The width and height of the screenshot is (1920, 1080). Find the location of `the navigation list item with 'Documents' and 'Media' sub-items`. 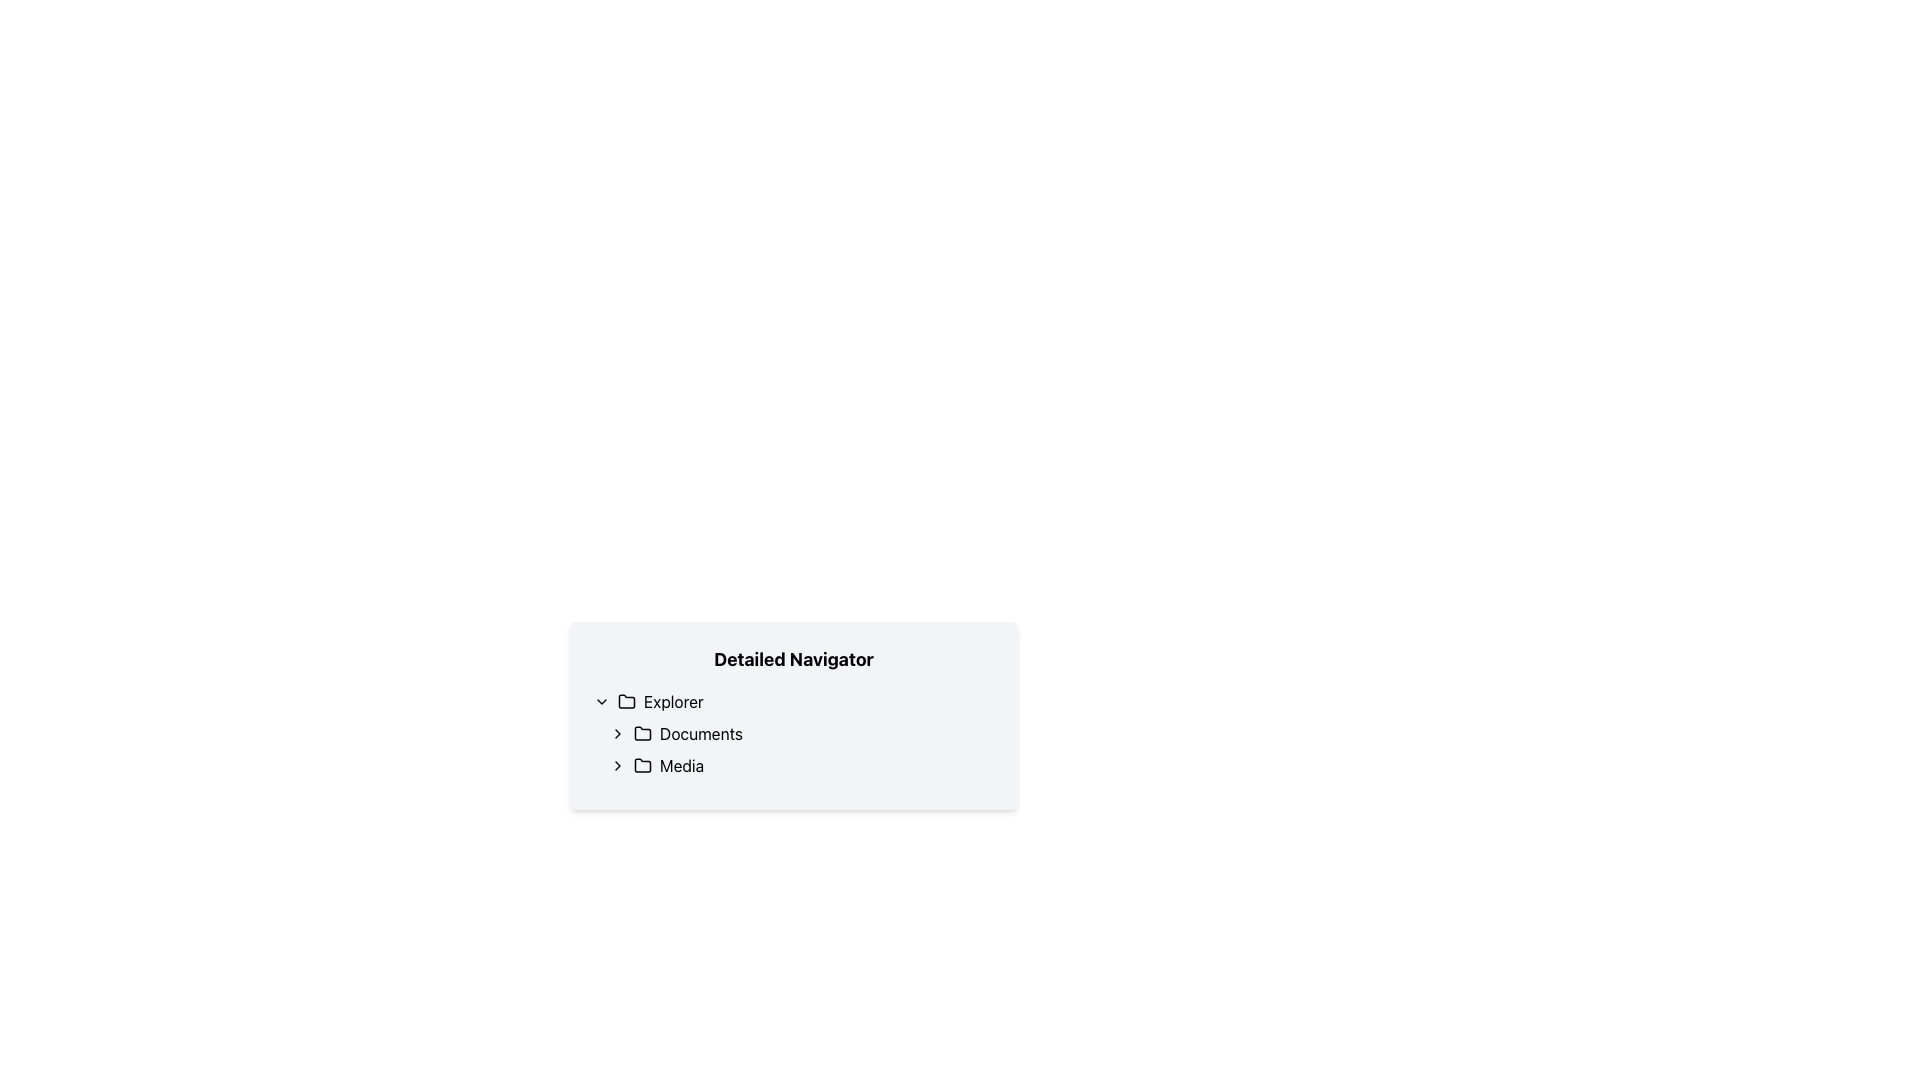

the navigation list item with 'Documents' and 'Media' sub-items is located at coordinates (792, 749).